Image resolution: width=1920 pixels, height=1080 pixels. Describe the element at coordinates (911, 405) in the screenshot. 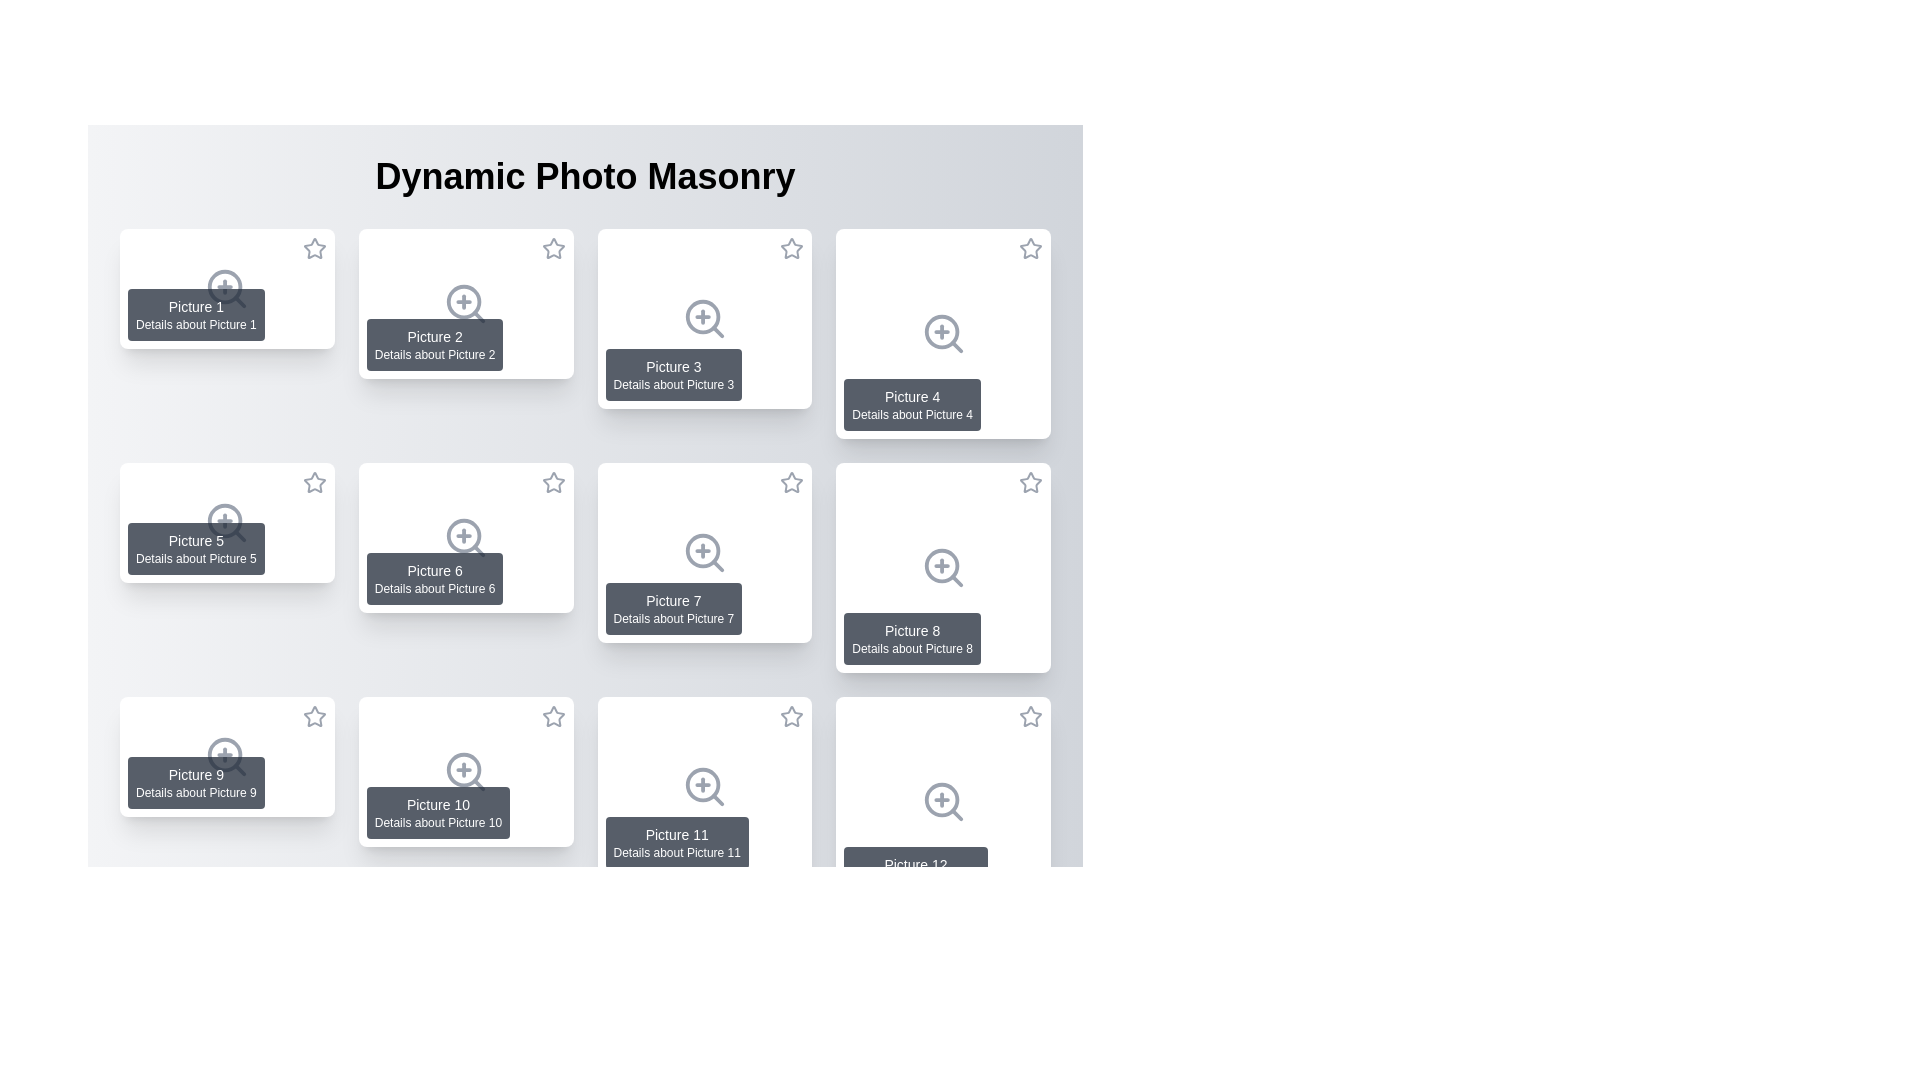

I see `information displayed in the informational text block at the bottom left of the fourth photo card, which contains the text 'Picture 4' and 'Details about Picture 4'` at that location.